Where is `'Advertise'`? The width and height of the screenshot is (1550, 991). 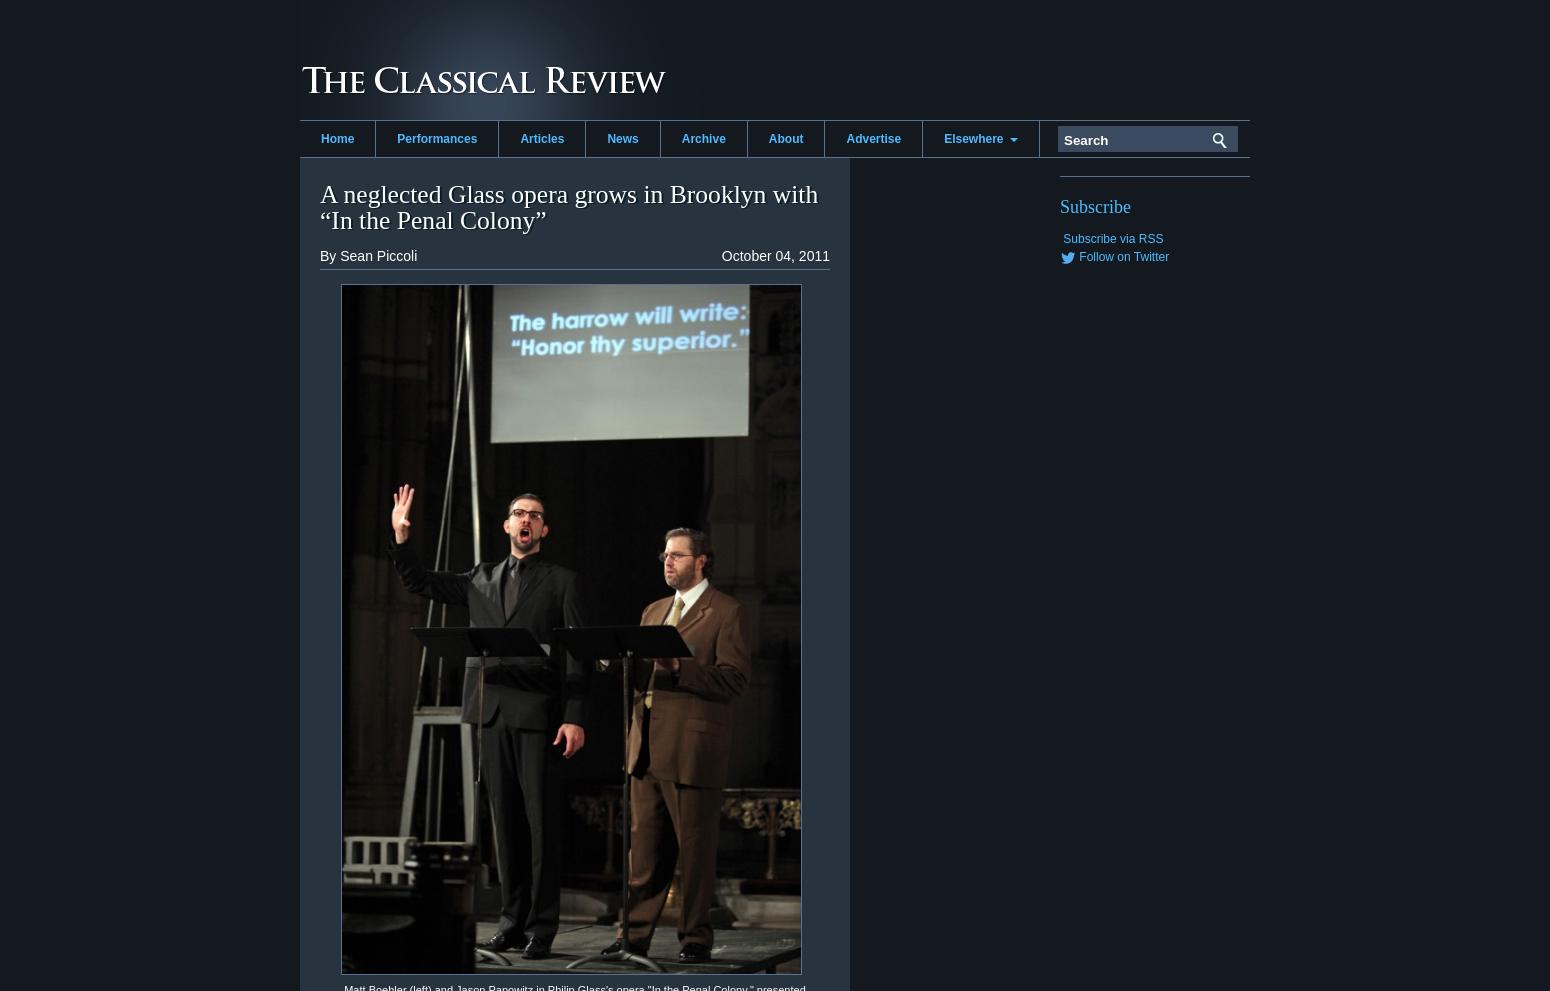
'Advertise' is located at coordinates (844, 139).